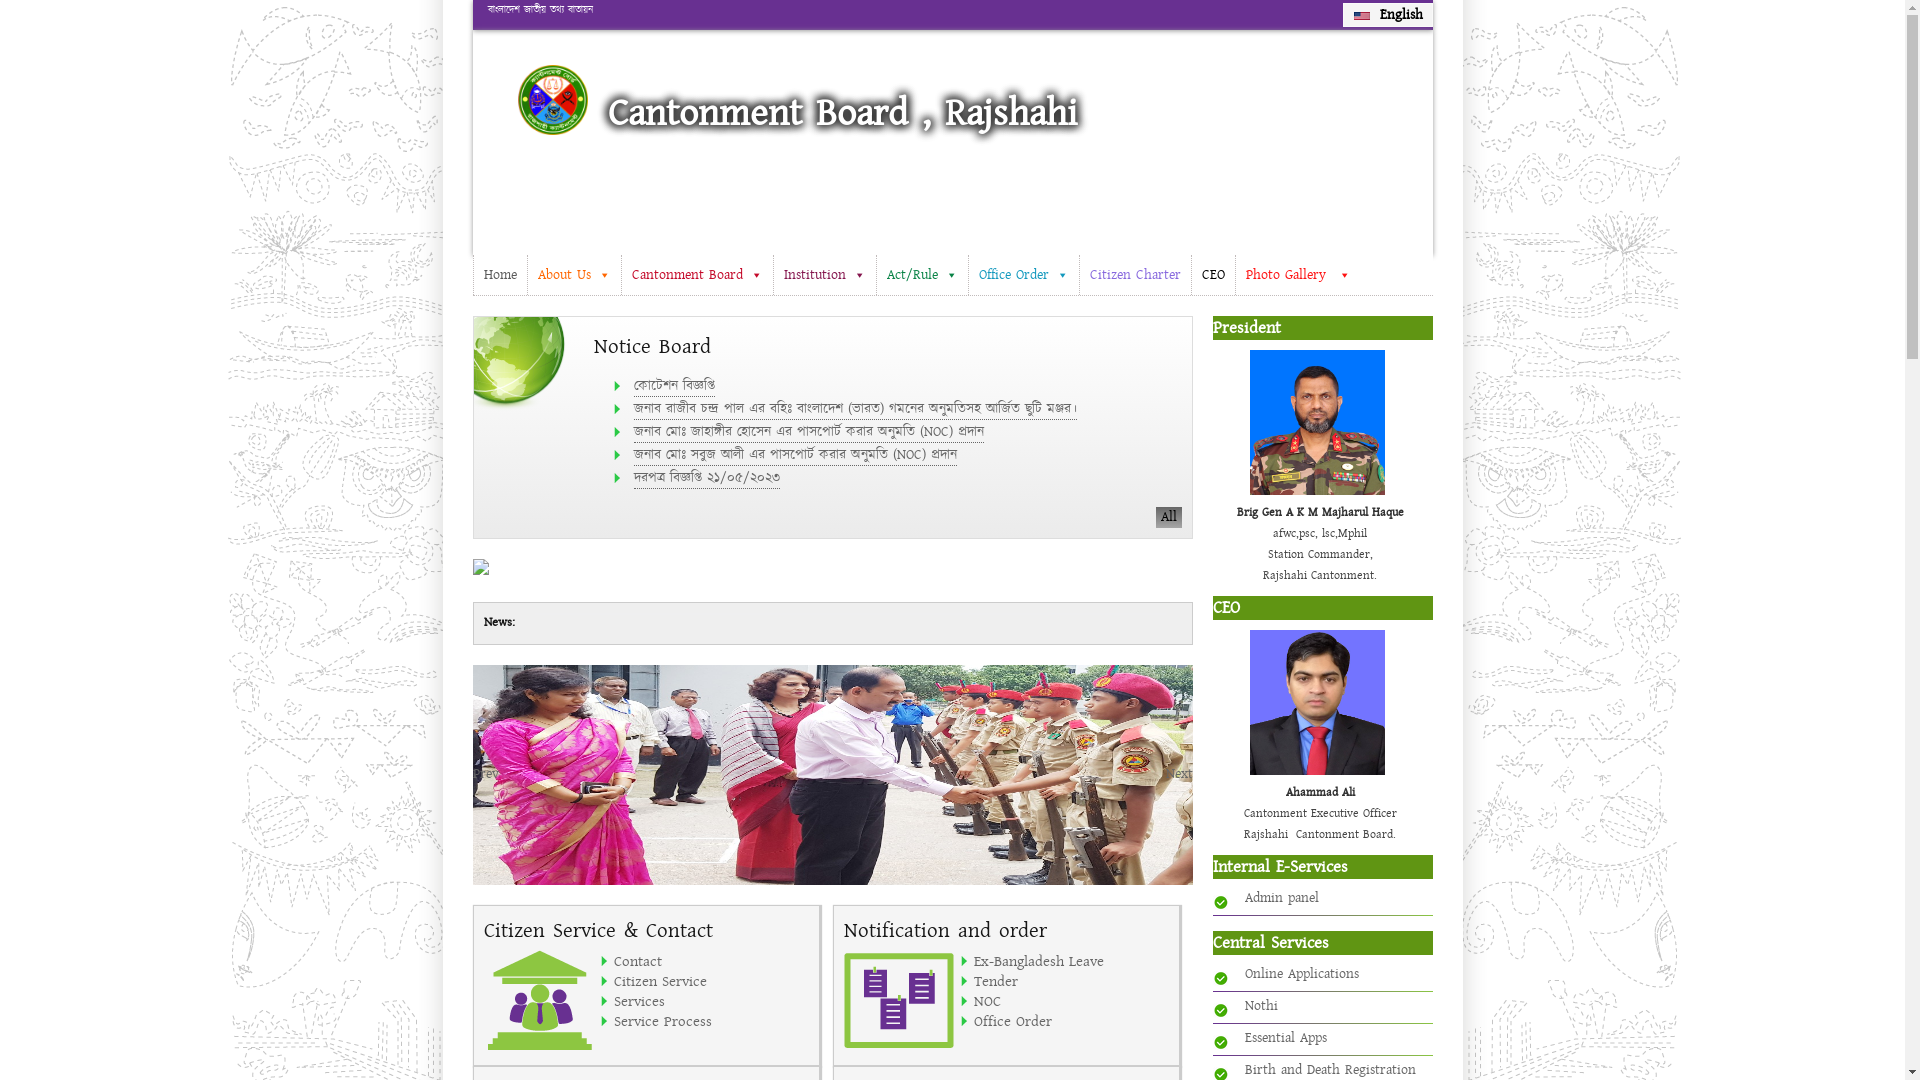  What do you see at coordinates (1259, 1006) in the screenshot?
I see `'Nothi'` at bounding box center [1259, 1006].